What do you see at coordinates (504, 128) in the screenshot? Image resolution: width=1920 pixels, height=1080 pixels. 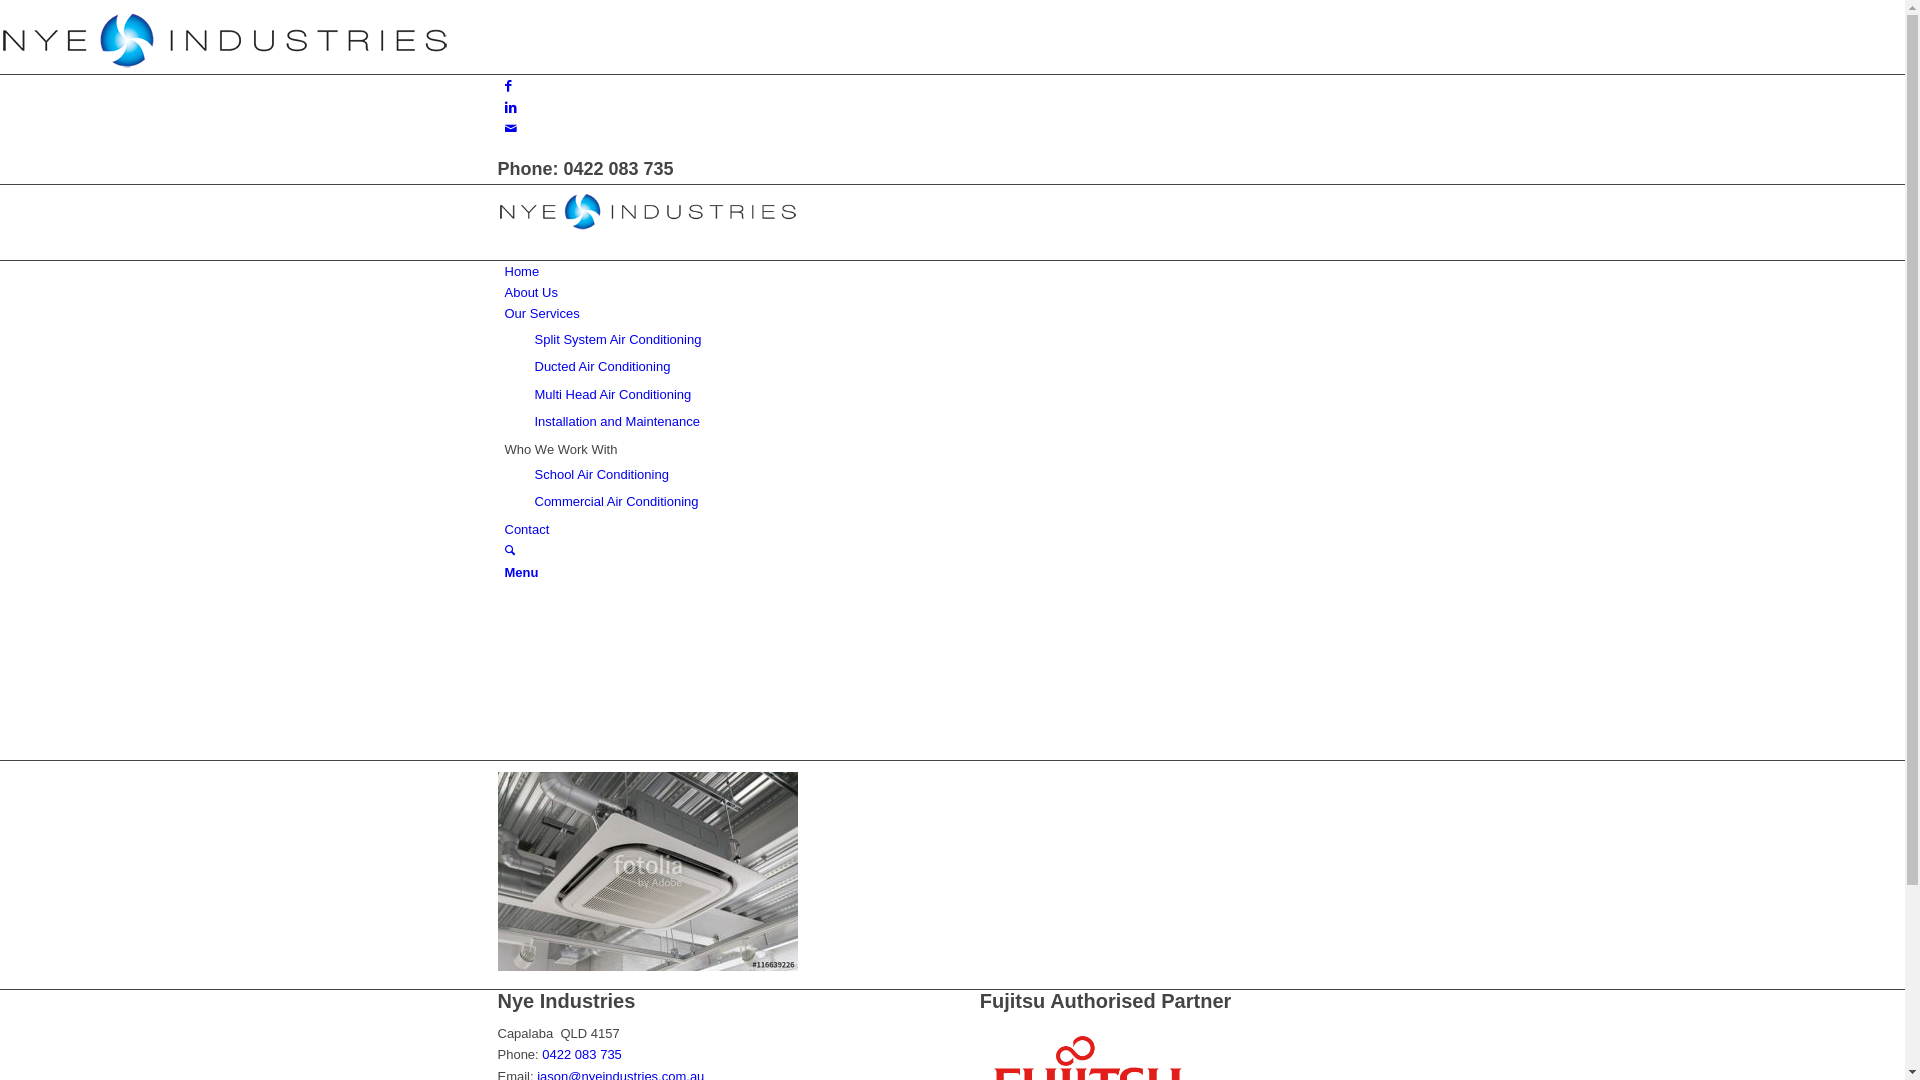 I see `'Mail'` at bounding box center [504, 128].